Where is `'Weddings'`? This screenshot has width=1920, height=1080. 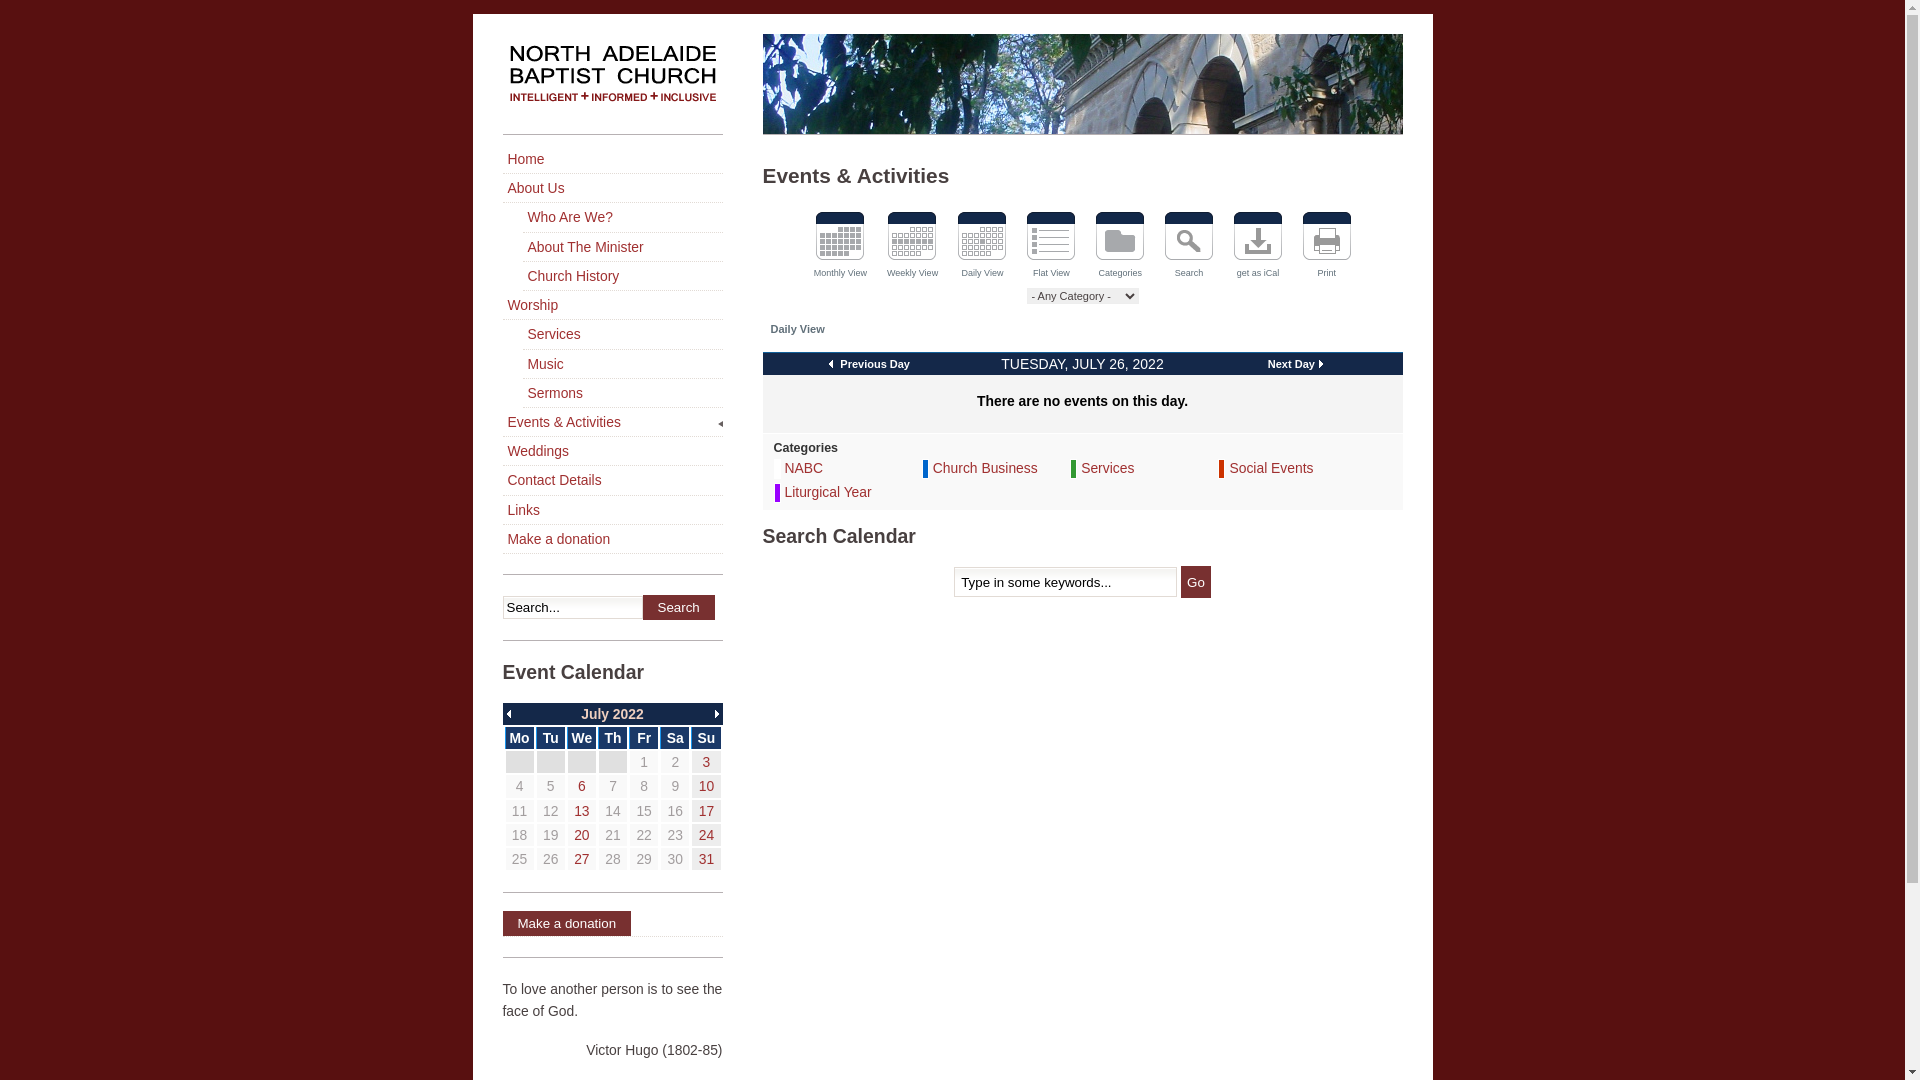 'Weddings' is located at coordinates (610, 451).